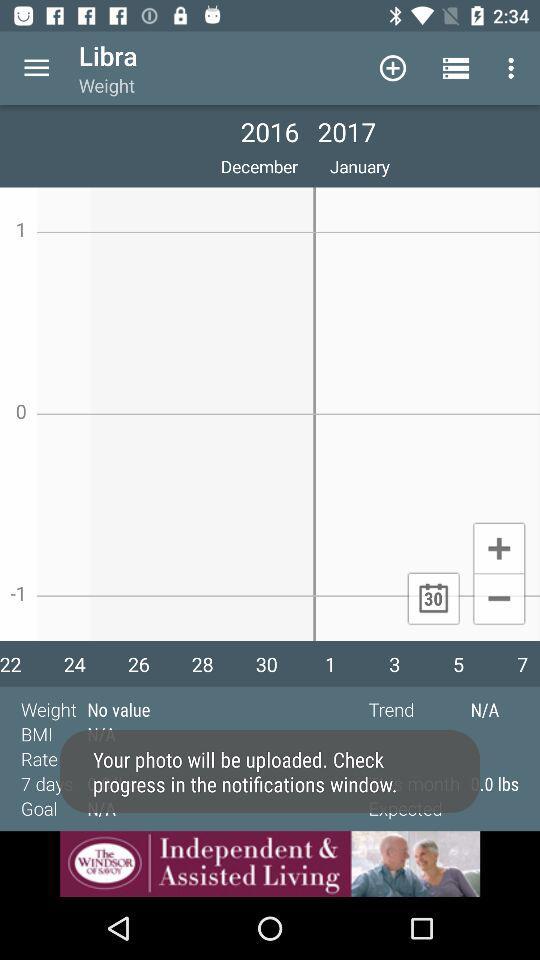 The height and width of the screenshot is (960, 540). Describe the element at coordinates (270, 863) in the screenshot. I see `show outside advertisement` at that location.